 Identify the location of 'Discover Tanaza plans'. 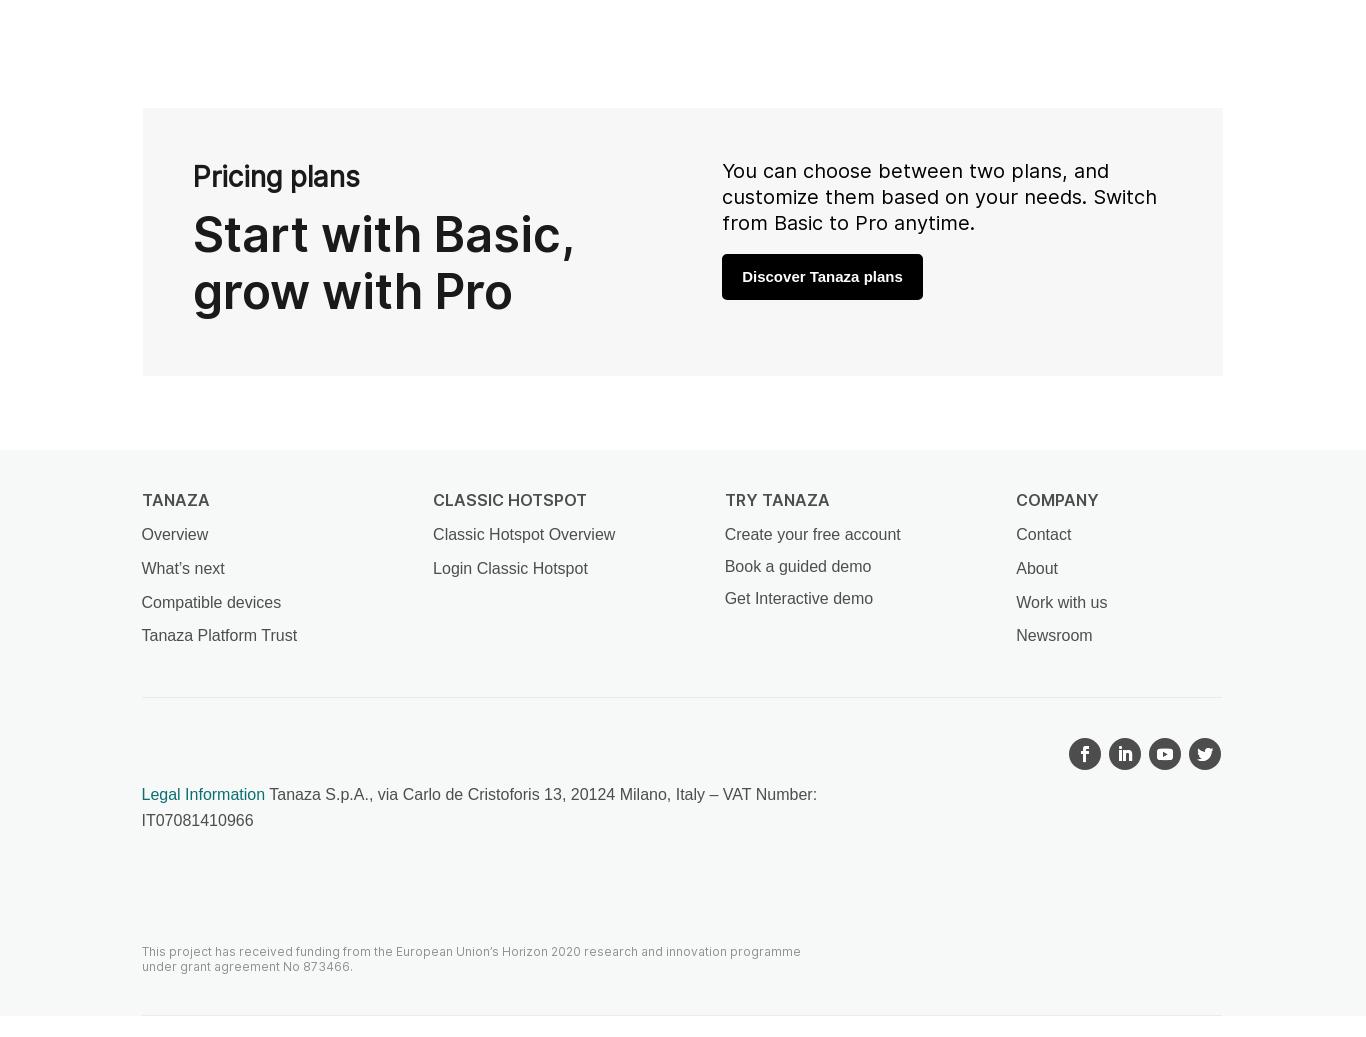
(821, 274).